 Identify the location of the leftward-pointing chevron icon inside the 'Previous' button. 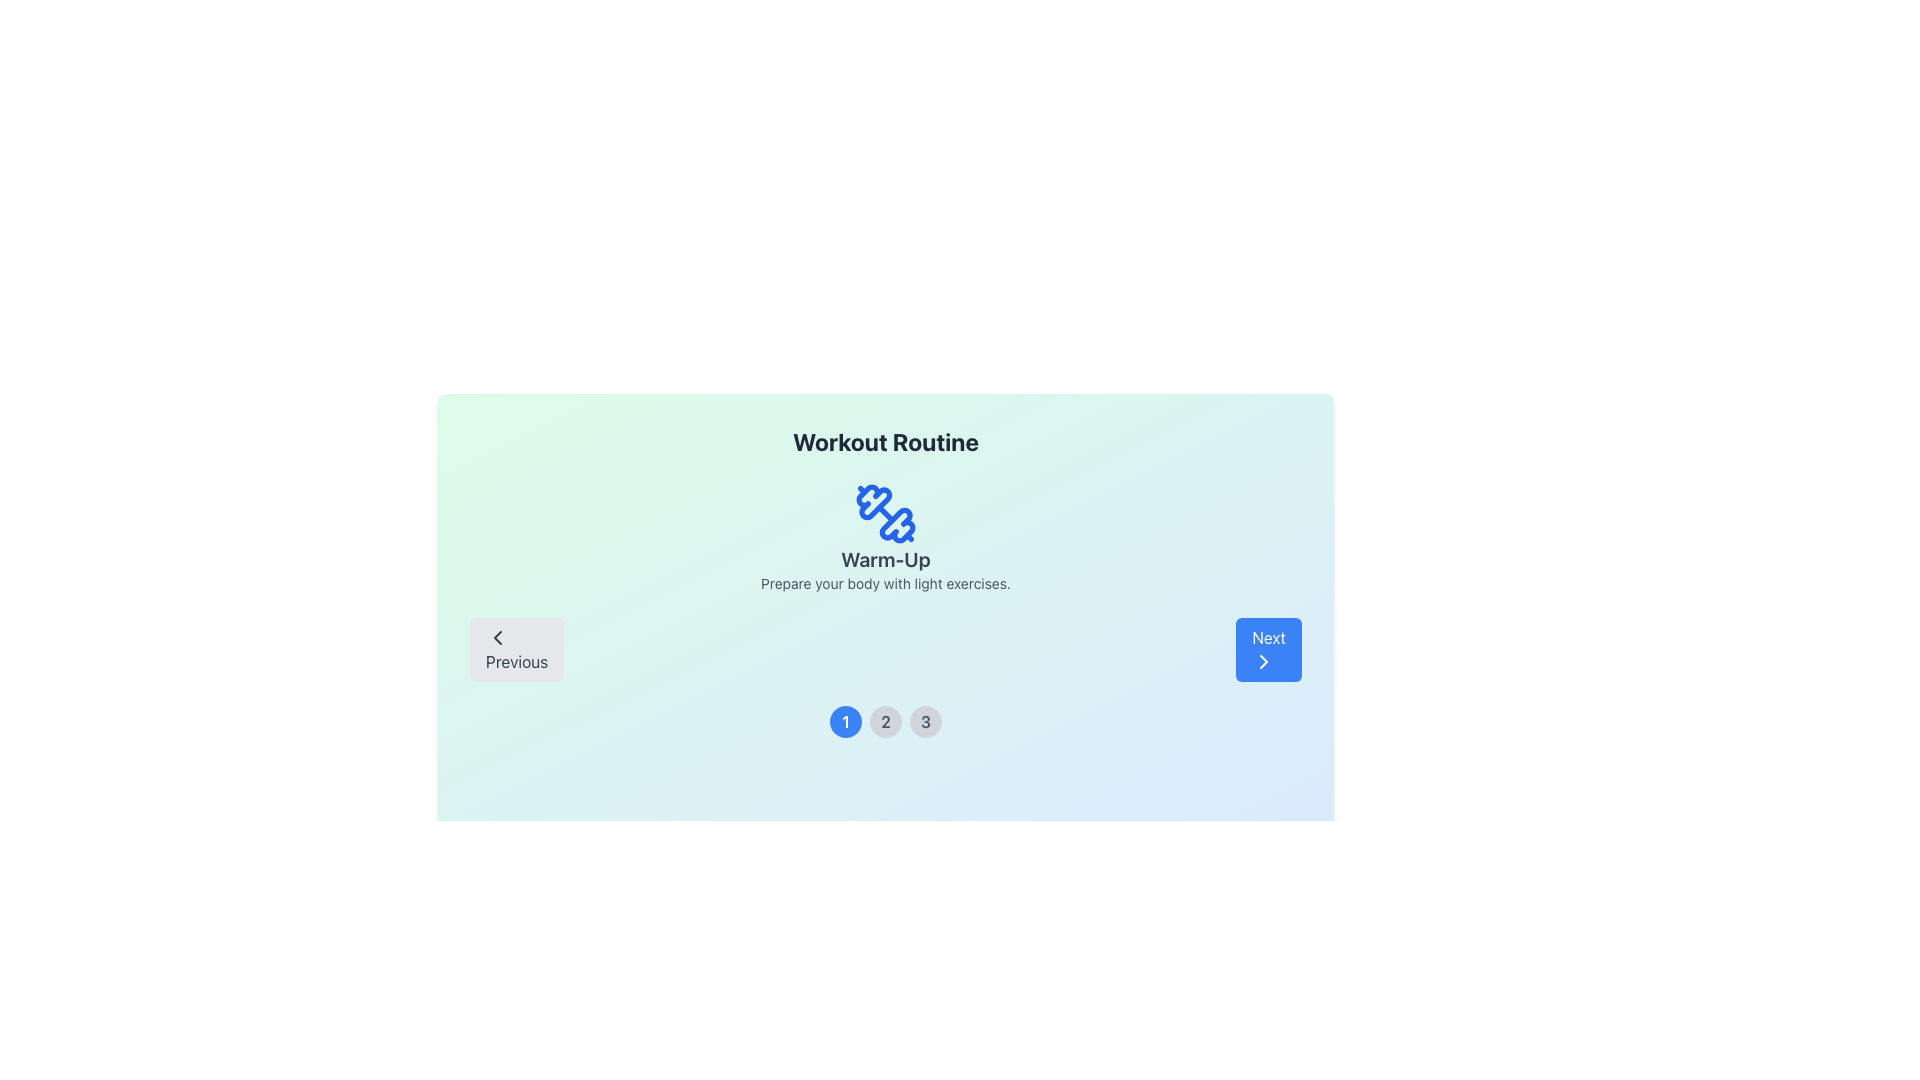
(498, 637).